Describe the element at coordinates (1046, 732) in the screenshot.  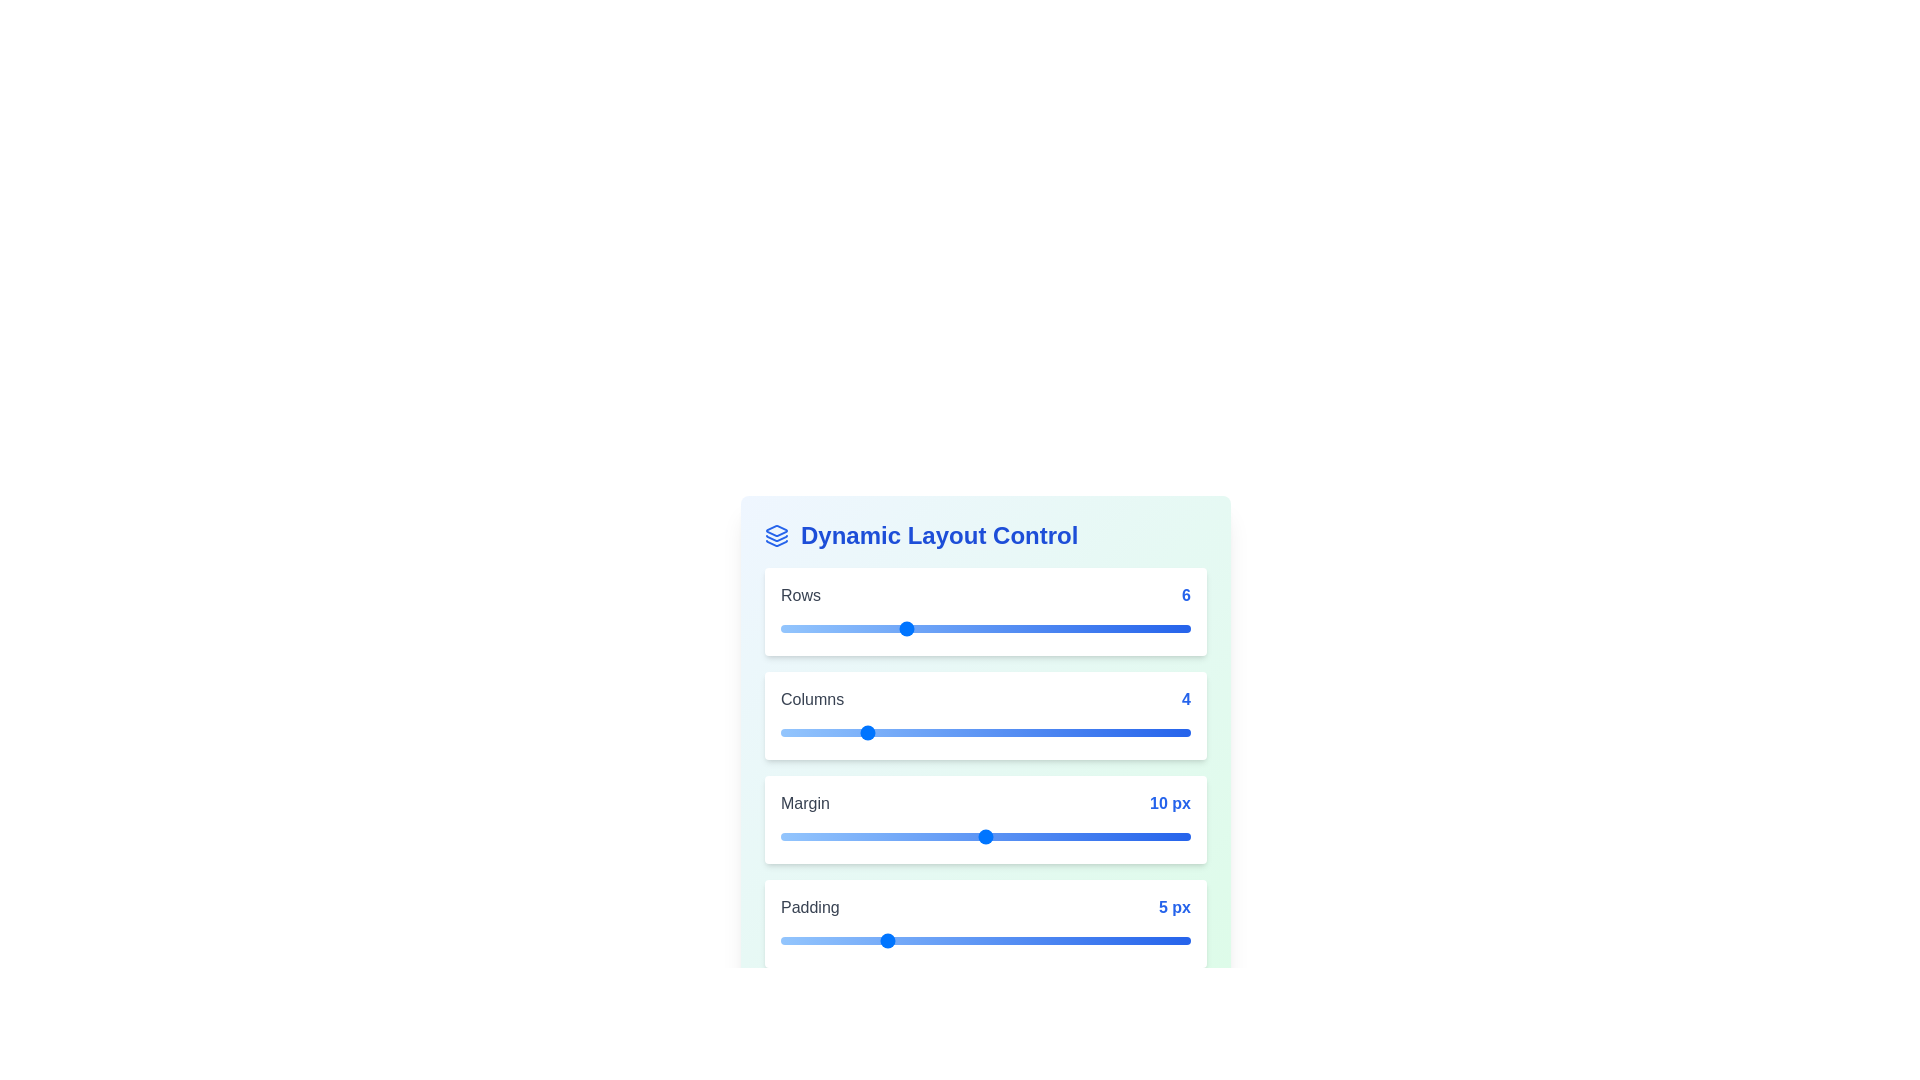
I see `the 'Columns' slider to 13` at that location.